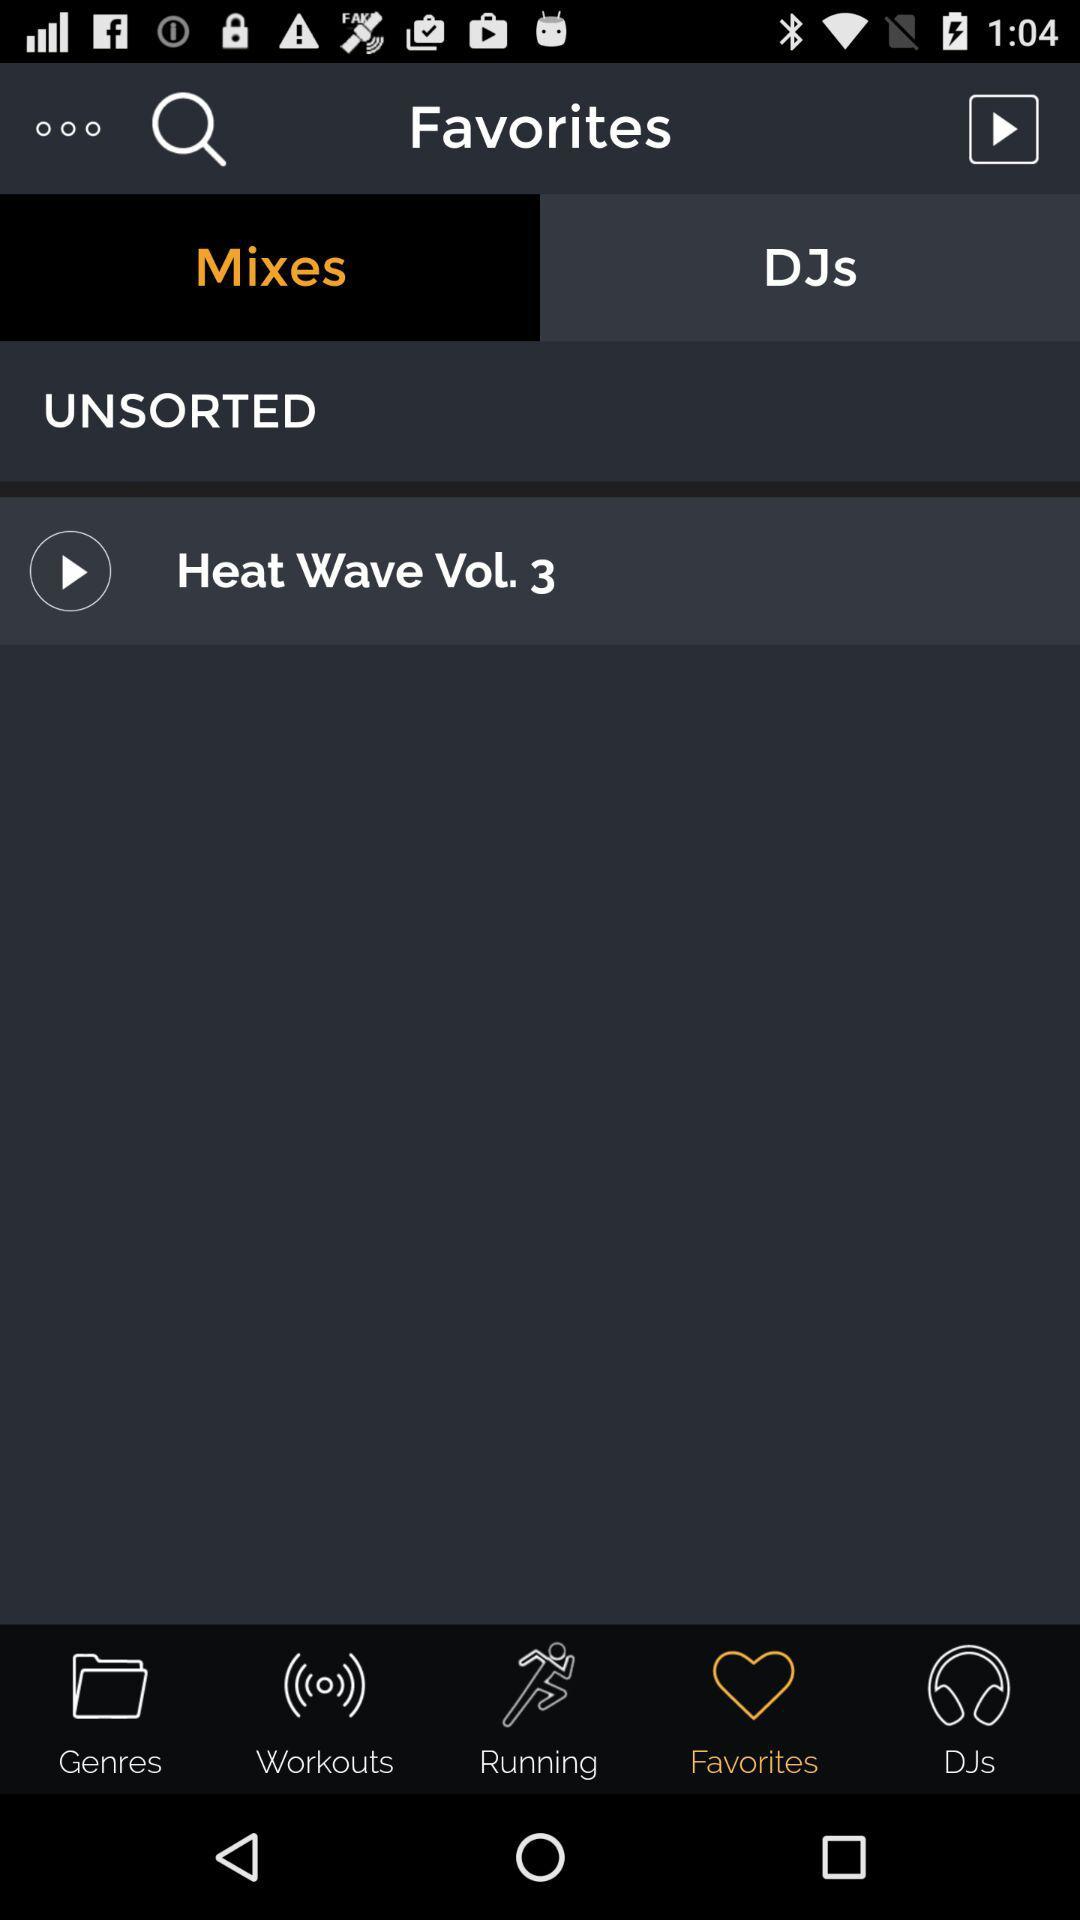 This screenshot has height=1920, width=1080. Describe the element at coordinates (188, 127) in the screenshot. I see `the icon above mixes` at that location.